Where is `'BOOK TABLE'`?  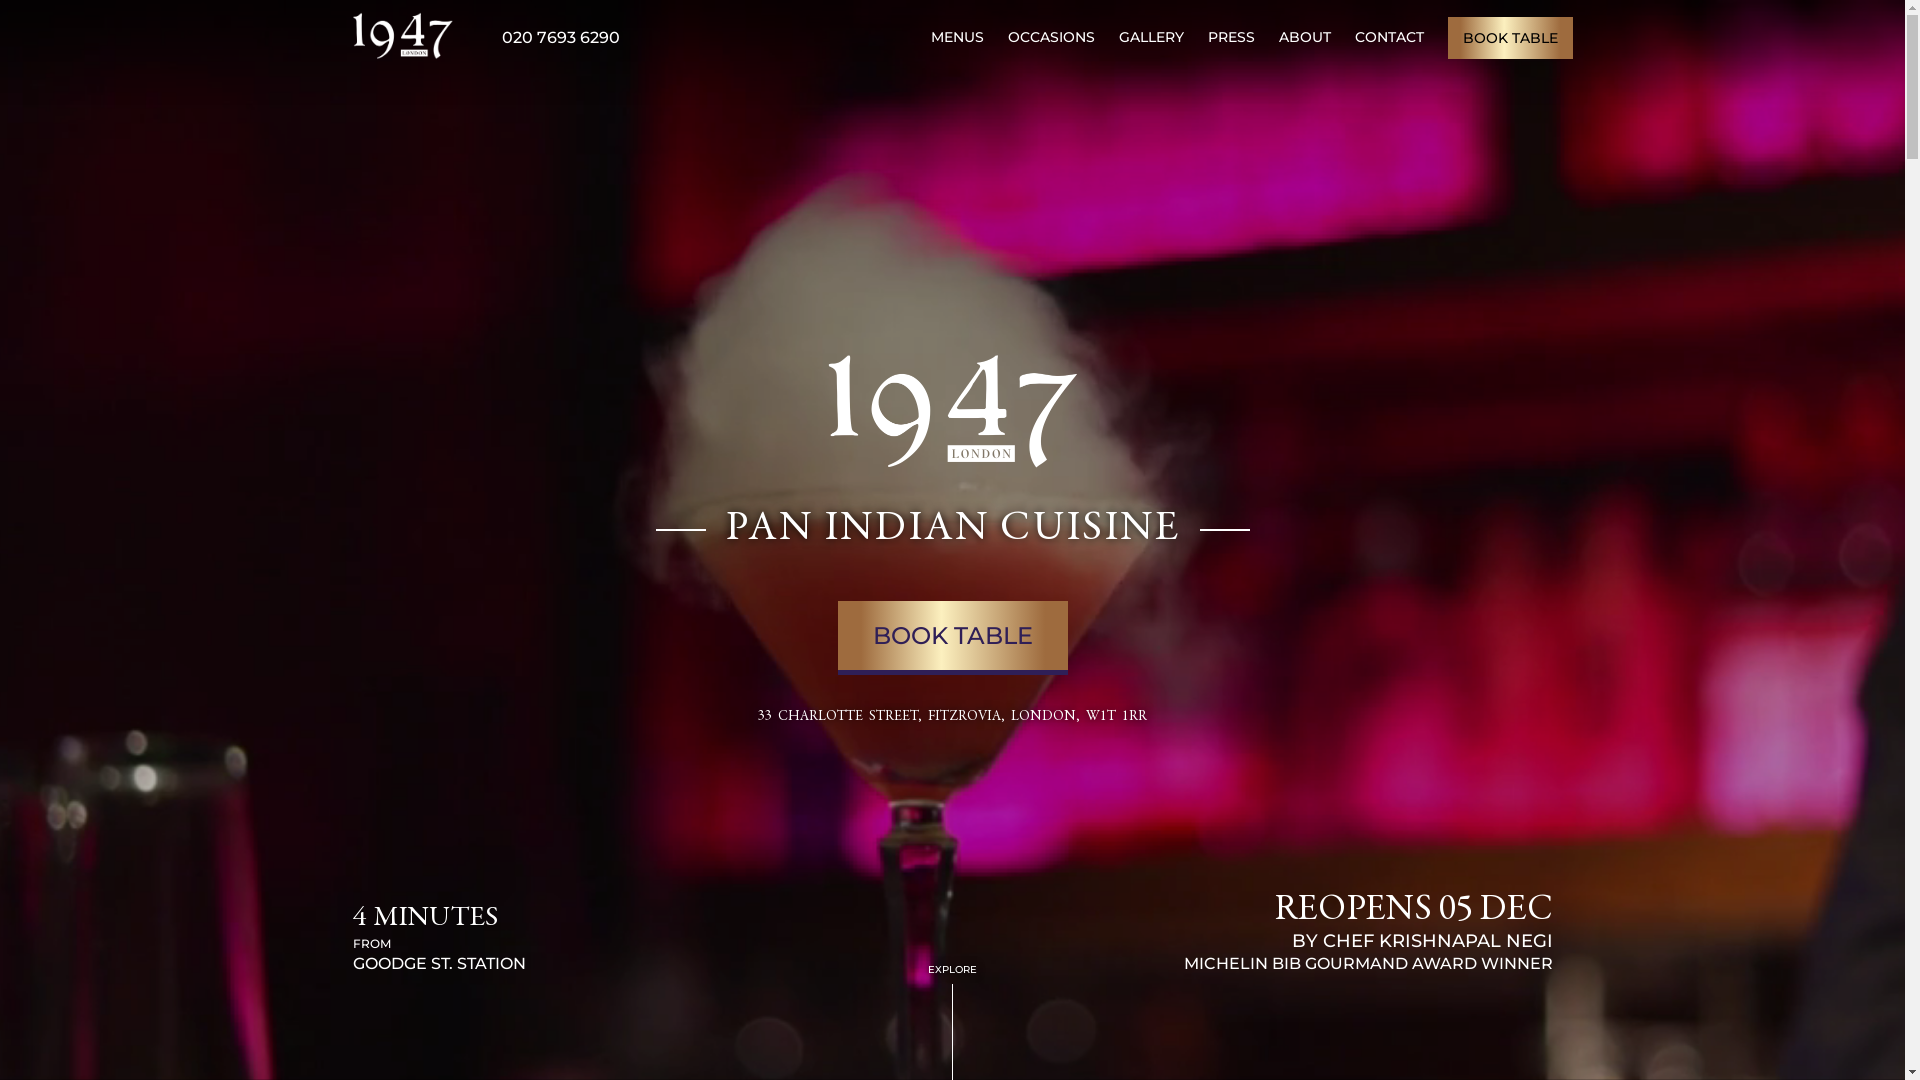
'BOOK TABLE' is located at coordinates (1509, 37).